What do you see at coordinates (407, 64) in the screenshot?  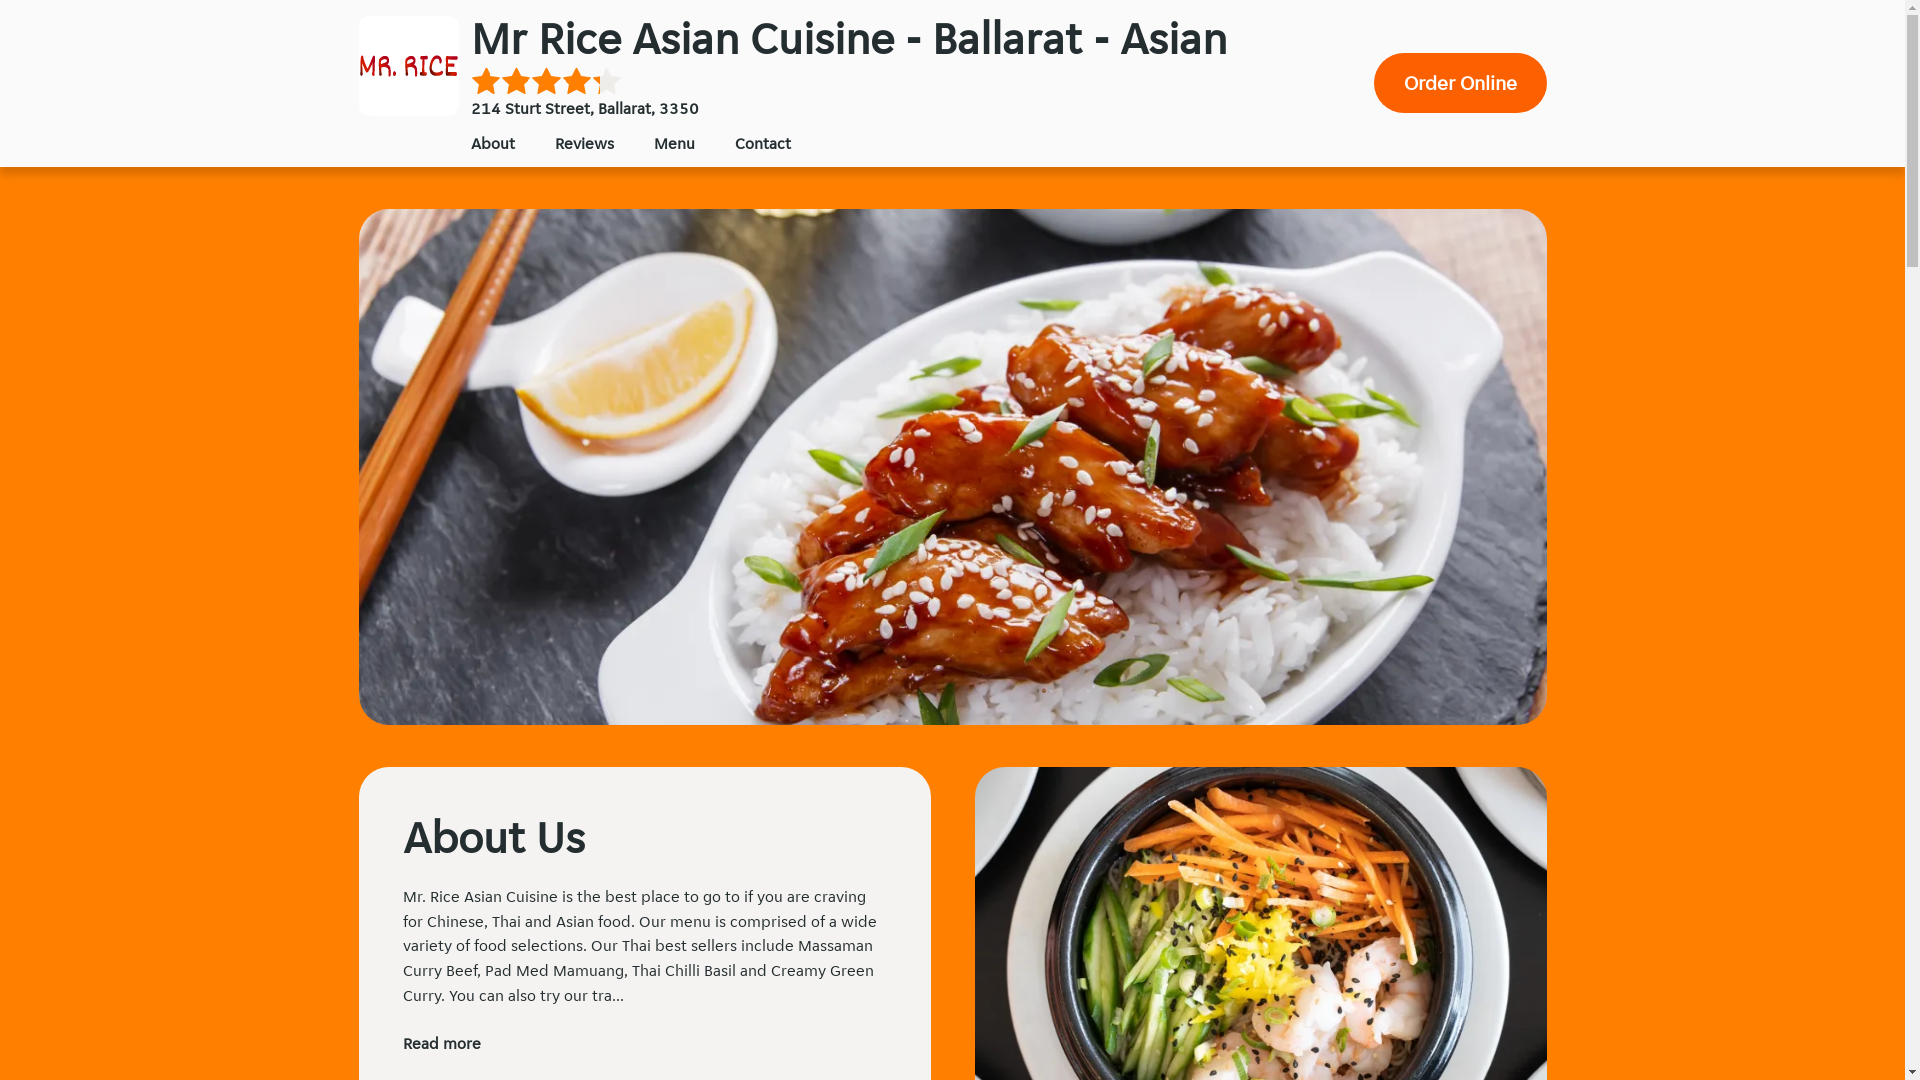 I see `'Mr Rice Asian Cuisine - Ballarat'` at bounding box center [407, 64].